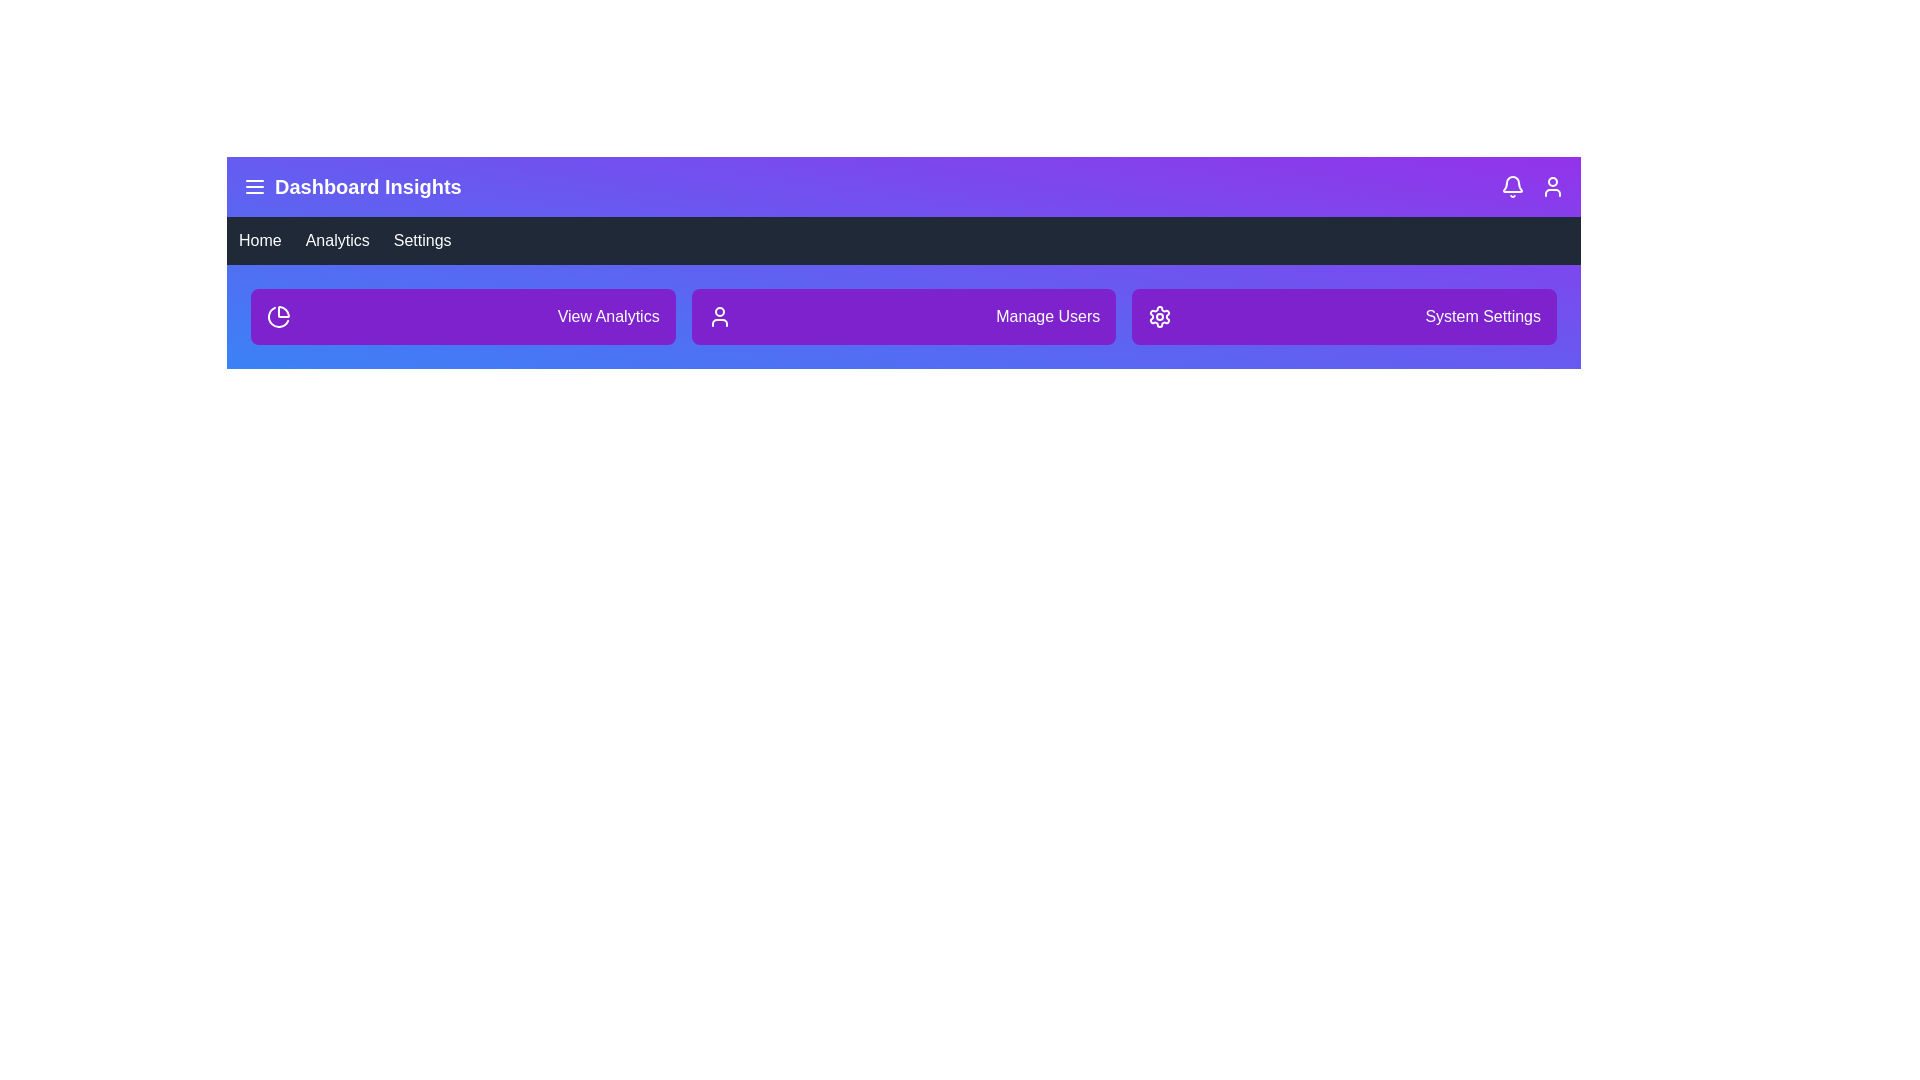  I want to click on the navigation menu item Home to navigate to the respective section, so click(258, 239).